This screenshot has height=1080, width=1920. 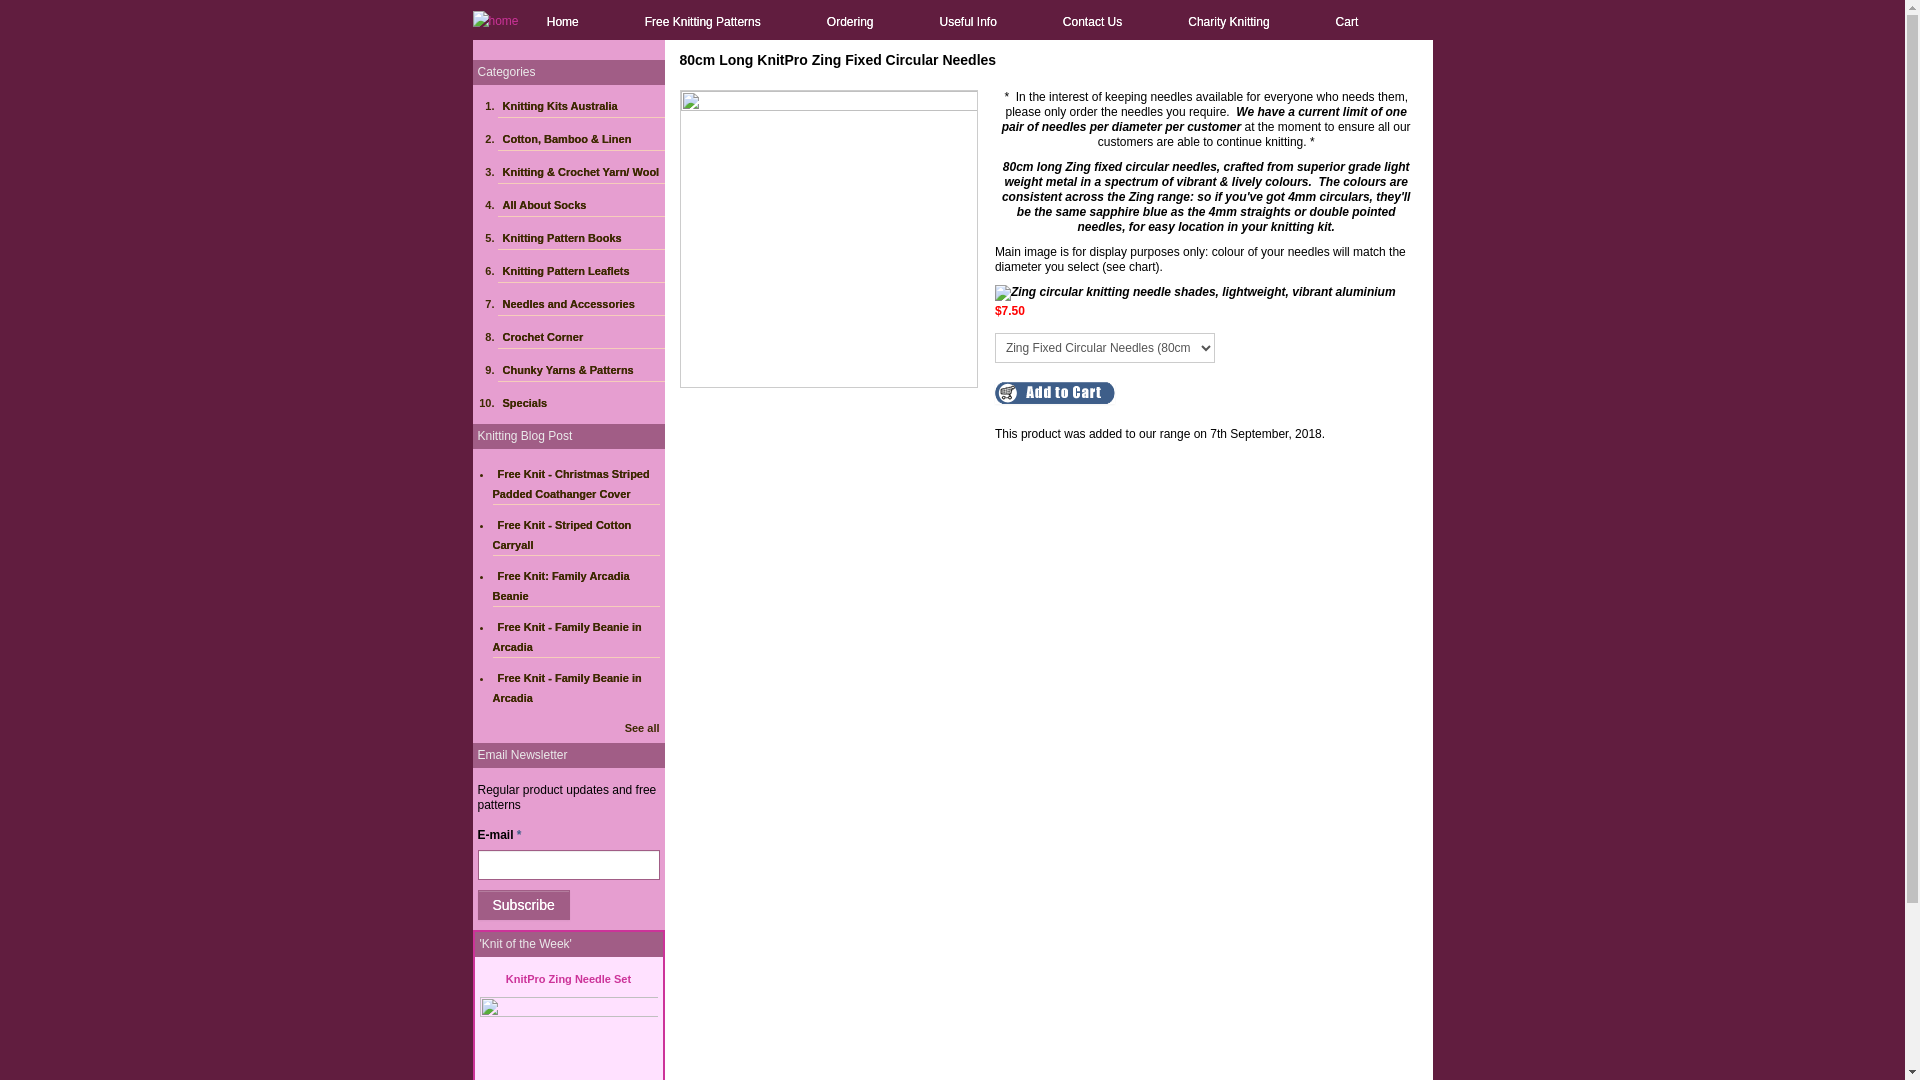 I want to click on 'Cotton, Bamboo & Linen', so click(x=580, y=137).